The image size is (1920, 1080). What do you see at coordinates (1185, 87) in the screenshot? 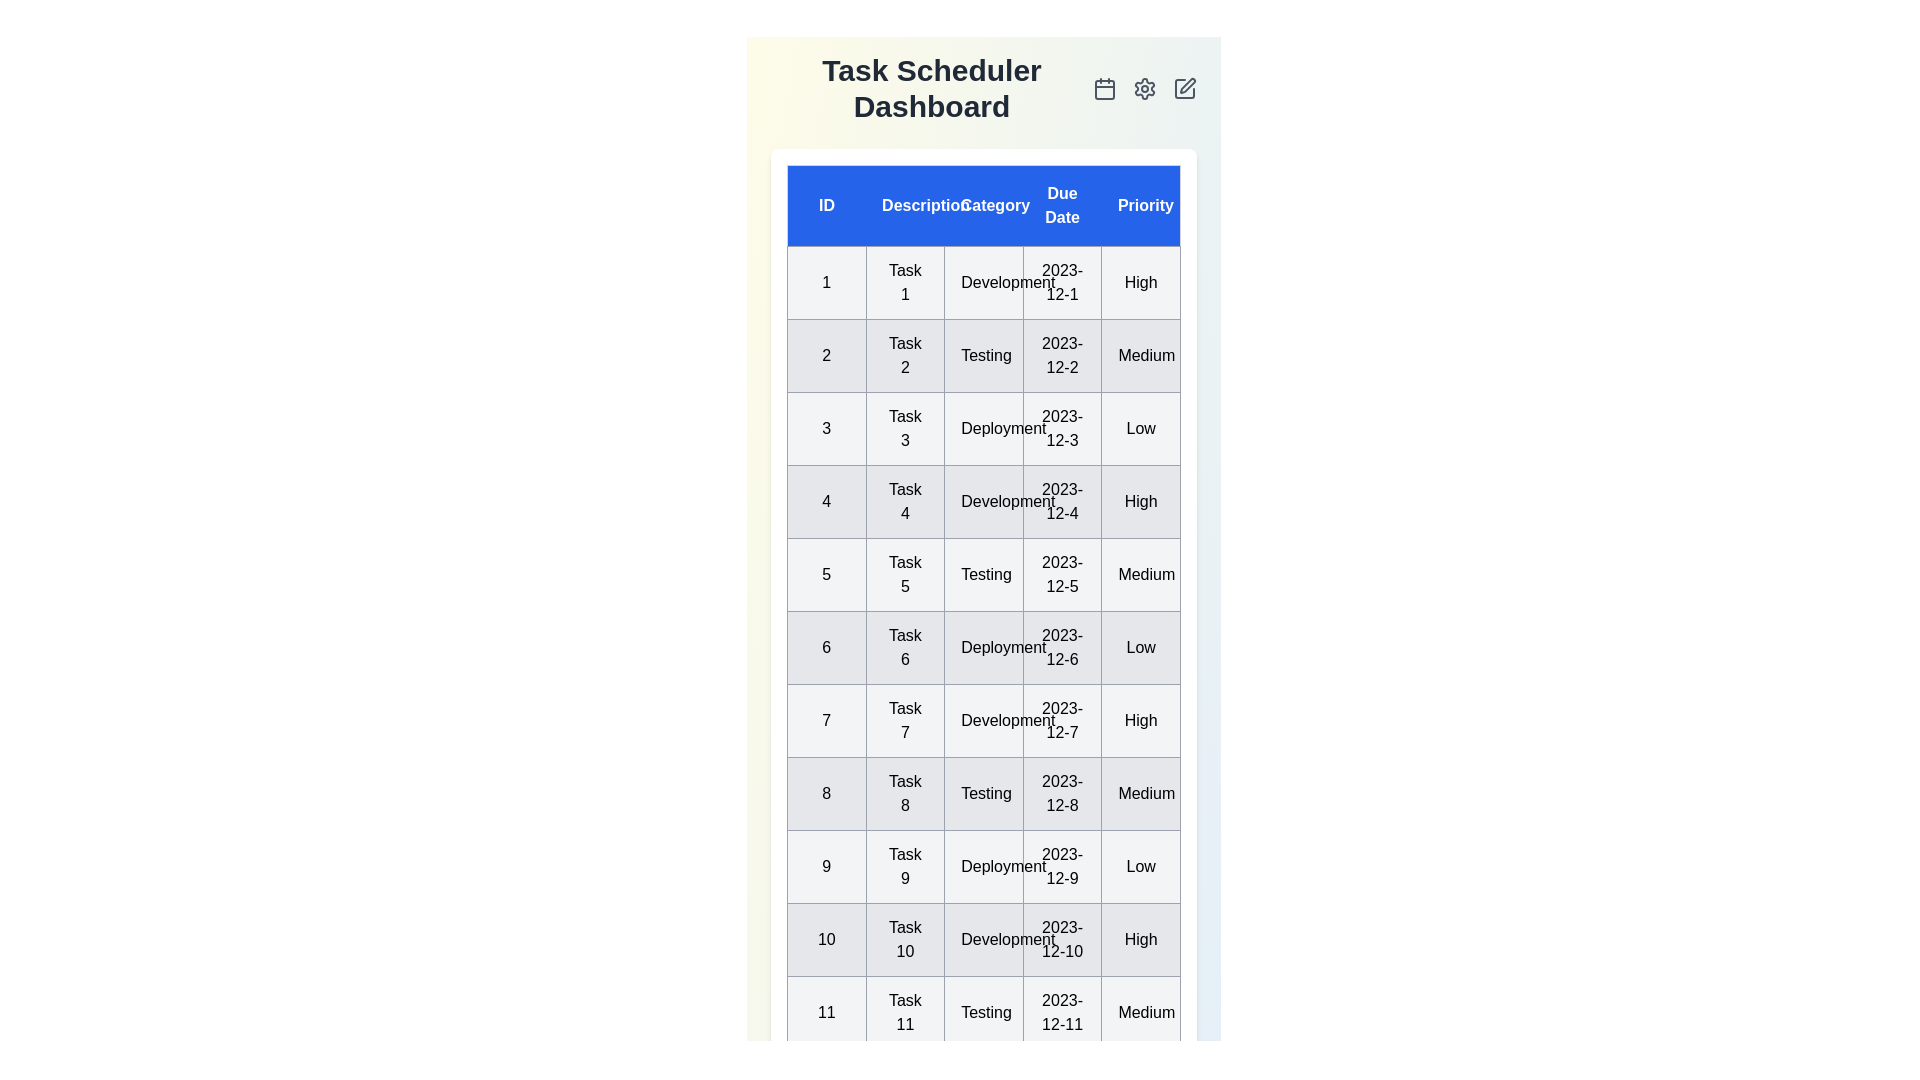
I see `the edit icon to initiate the edit functionality` at bounding box center [1185, 87].